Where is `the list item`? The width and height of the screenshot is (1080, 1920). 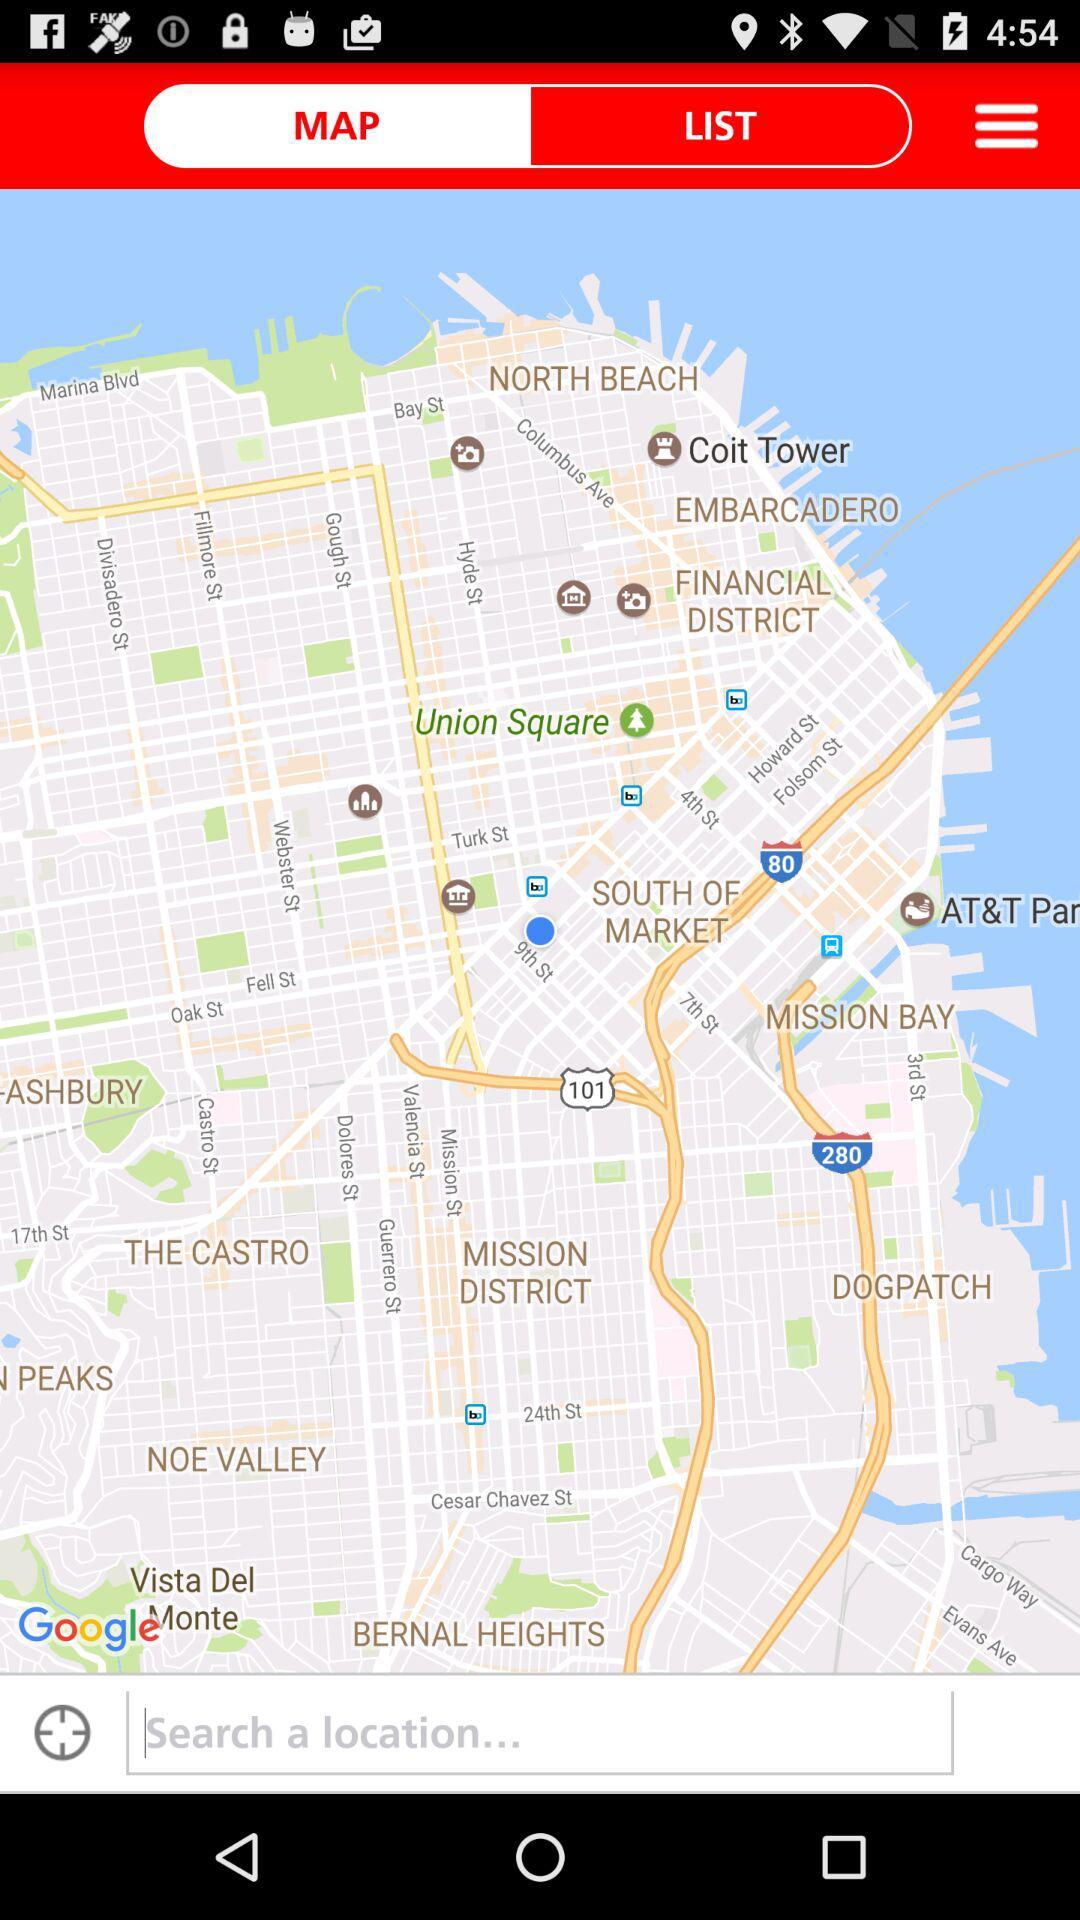
the list item is located at coordinates (720, 124).